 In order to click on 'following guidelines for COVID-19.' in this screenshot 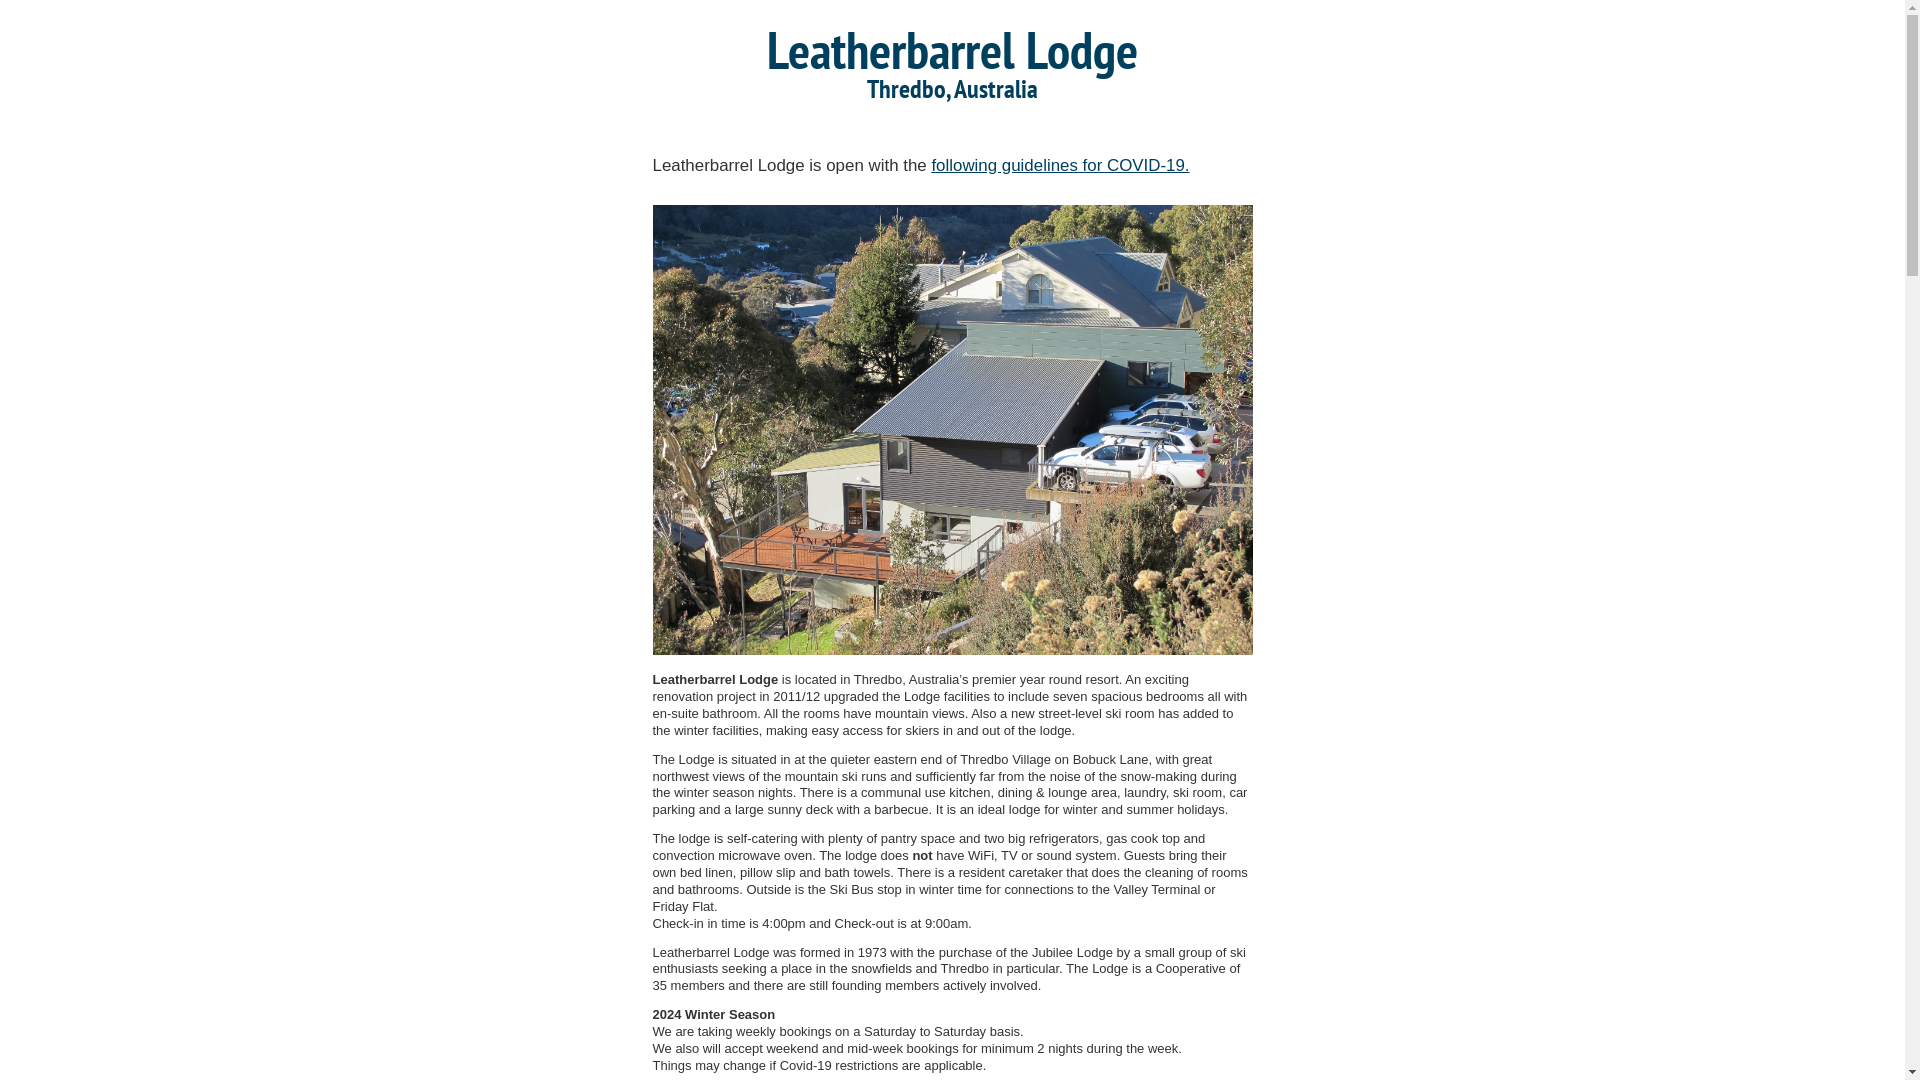, I will do `click(1059, 164)`.